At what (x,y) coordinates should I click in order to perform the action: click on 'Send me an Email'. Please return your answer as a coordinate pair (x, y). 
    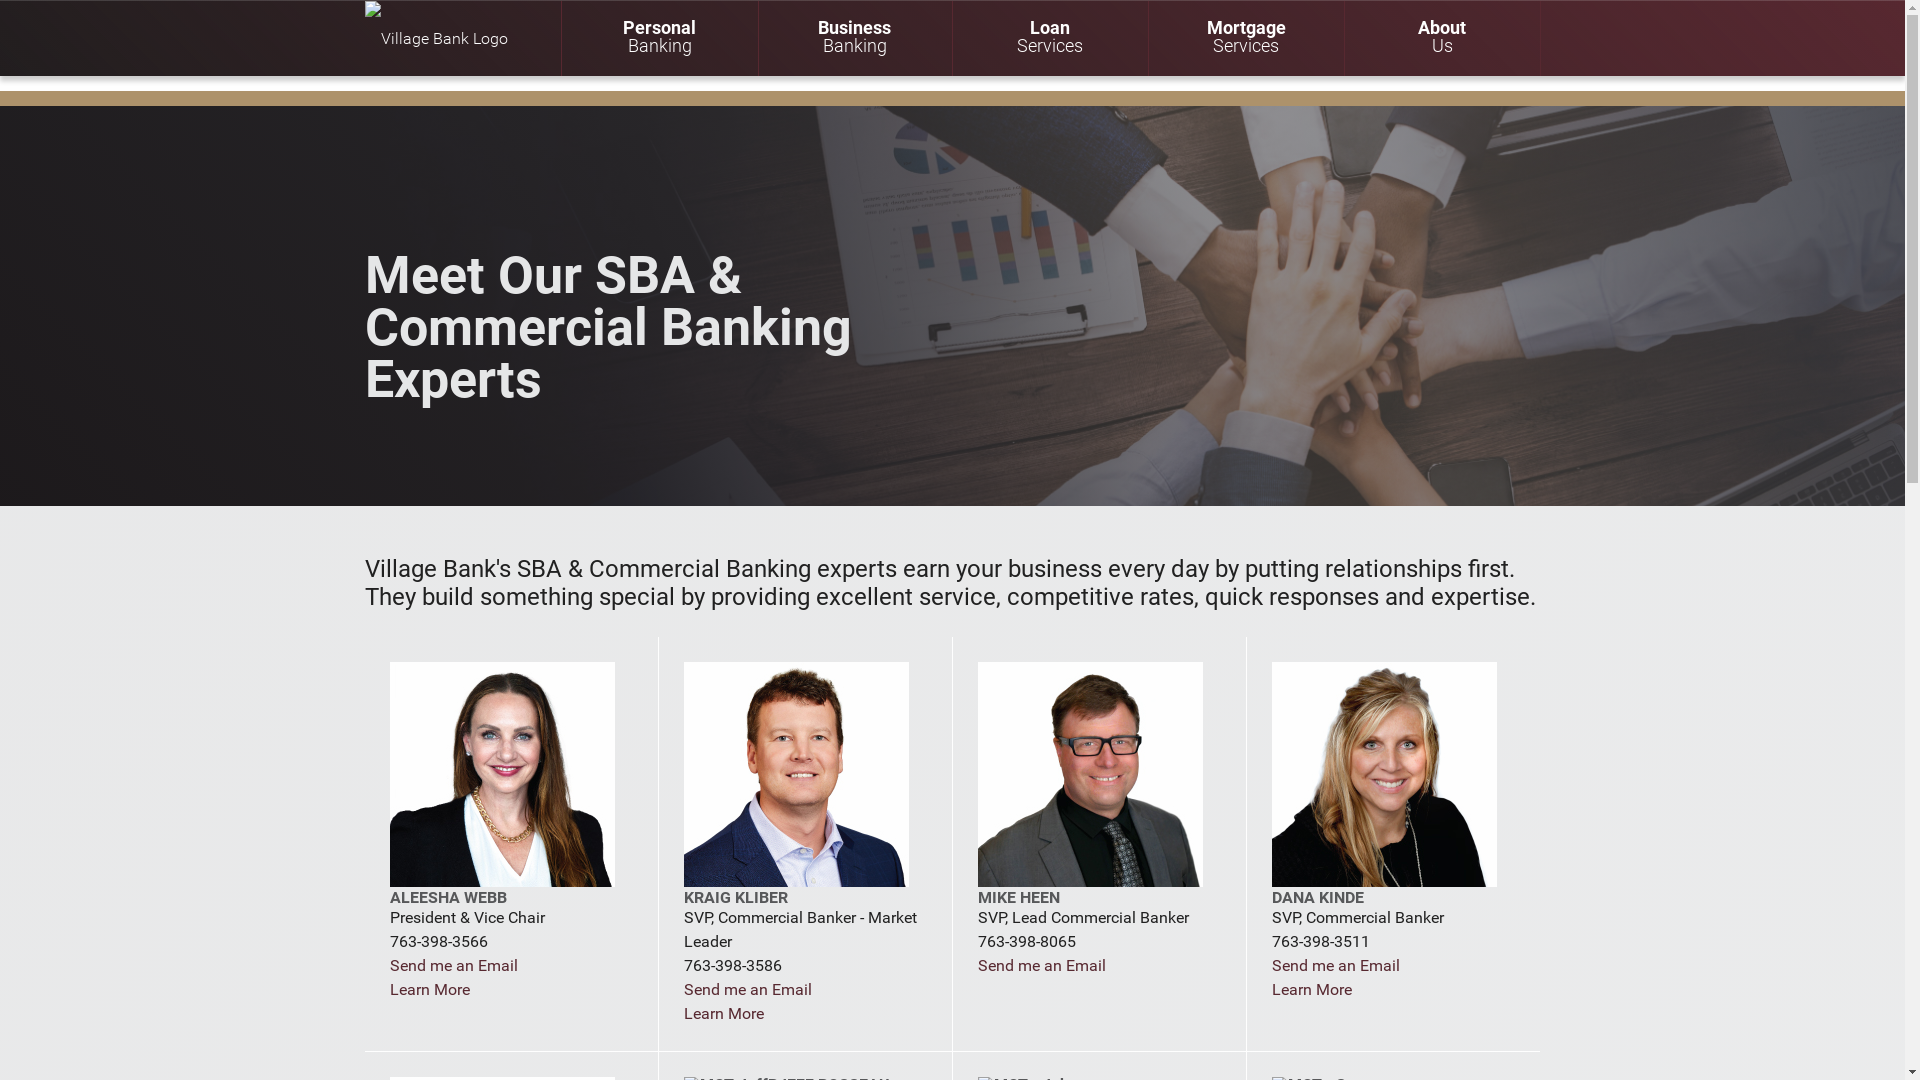
    Looking at the image, I should click on (1040, 964).